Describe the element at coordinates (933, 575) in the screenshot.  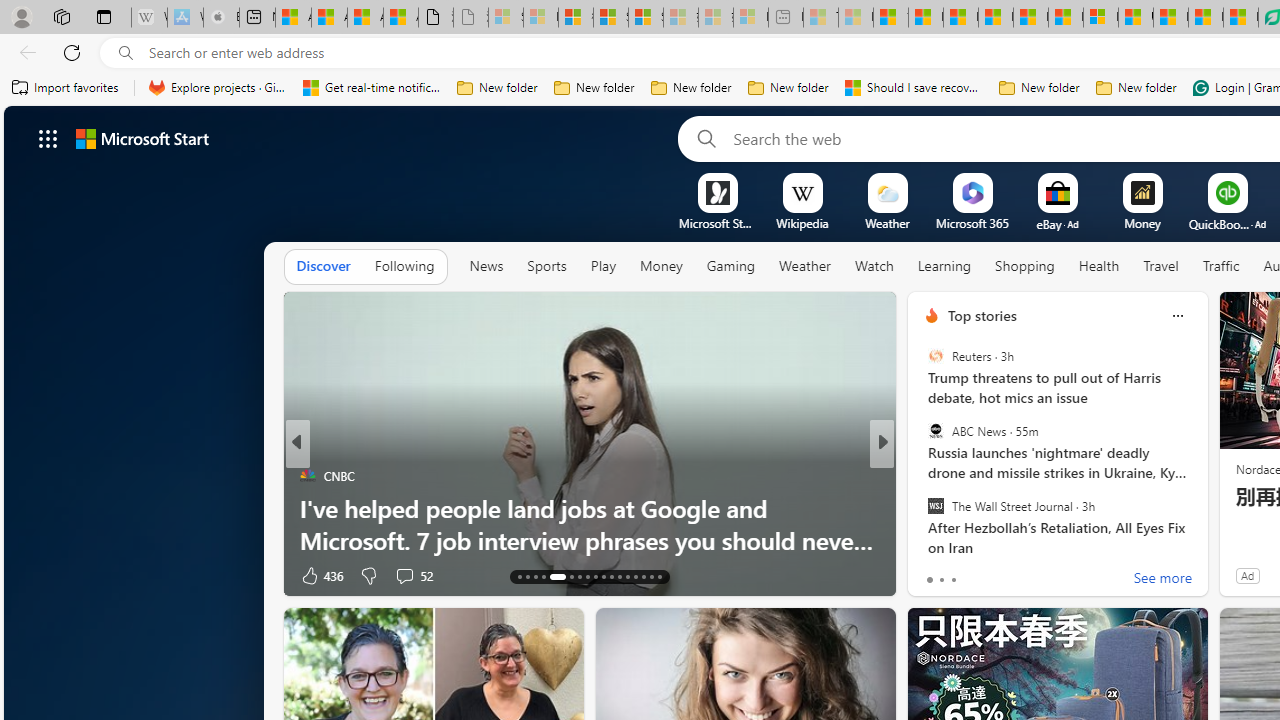
I see `'26 Like'` at that location.